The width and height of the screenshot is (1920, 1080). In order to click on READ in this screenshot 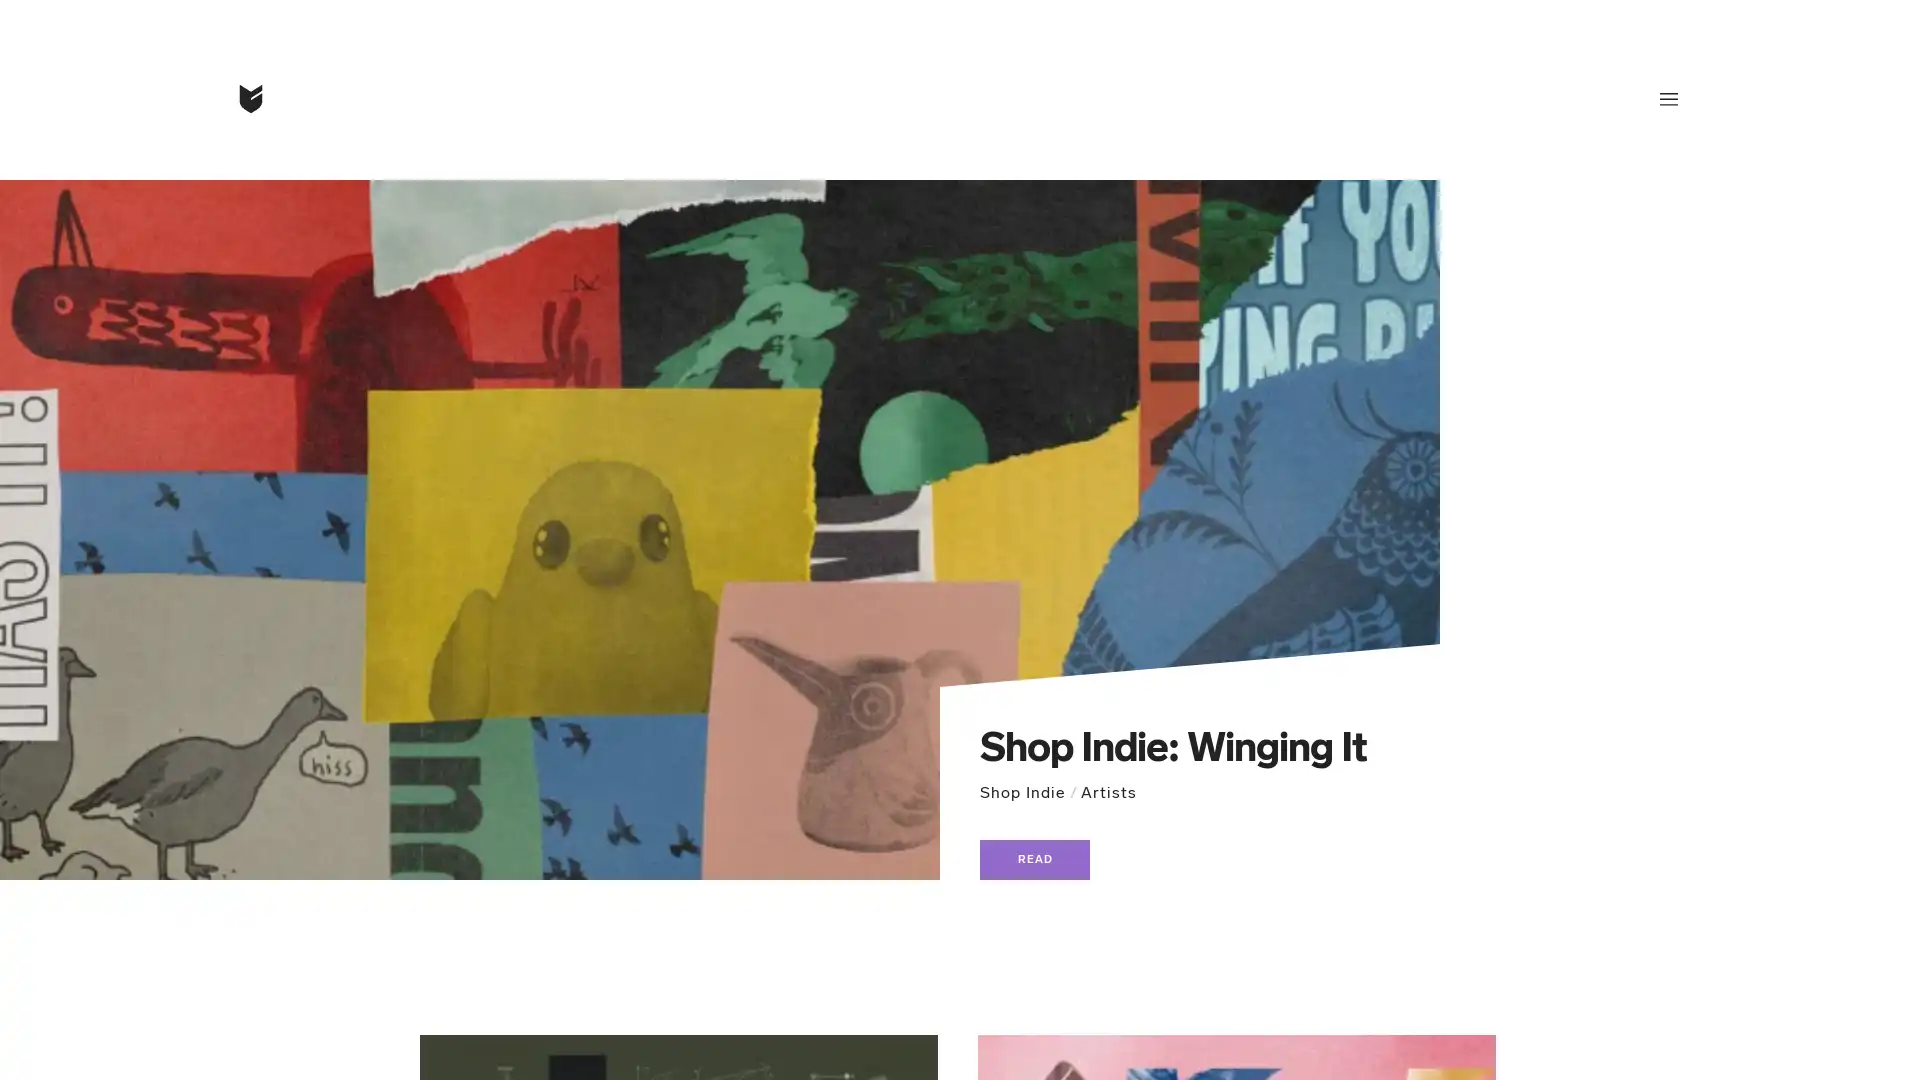, I will do `click(1035, 859)`.